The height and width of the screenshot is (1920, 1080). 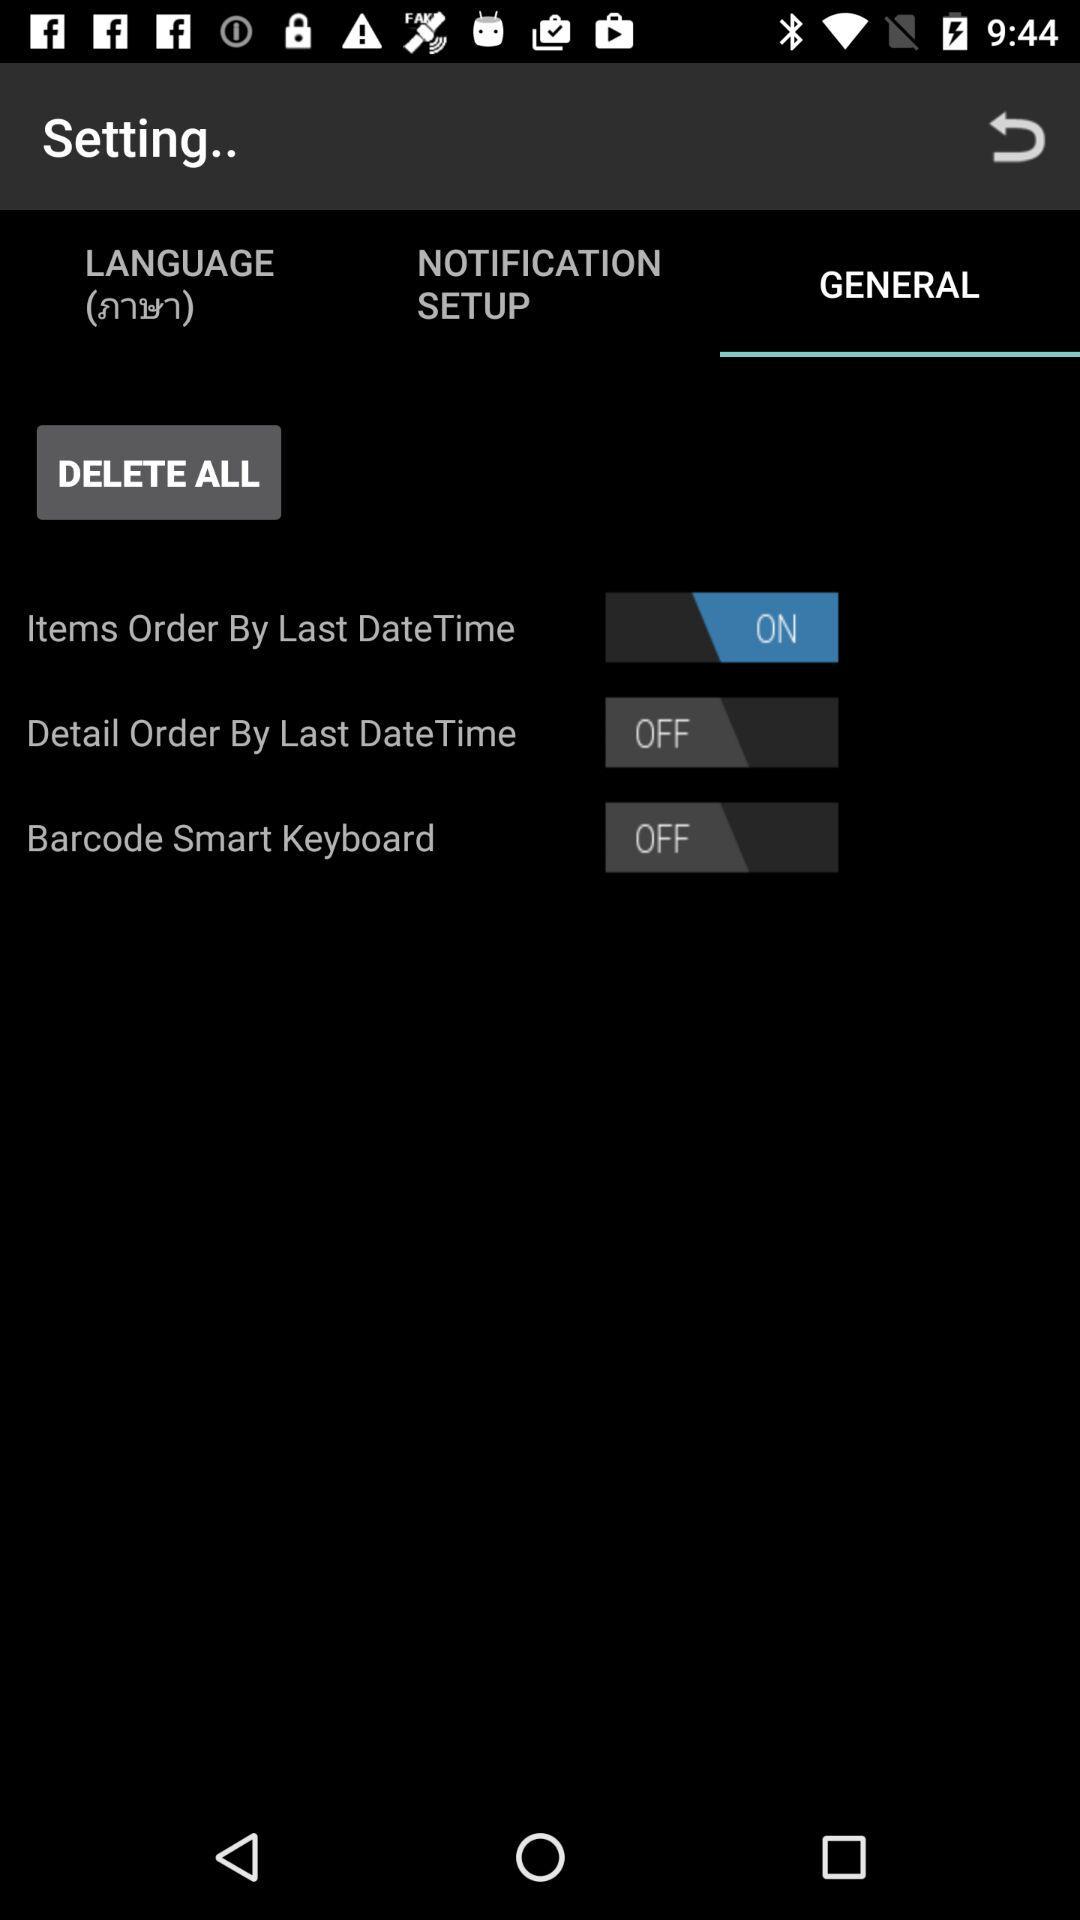 What do you see at coordinates (157, 471) in the screenshot?
I see `delete all icon` at bounding box center [157, 471].